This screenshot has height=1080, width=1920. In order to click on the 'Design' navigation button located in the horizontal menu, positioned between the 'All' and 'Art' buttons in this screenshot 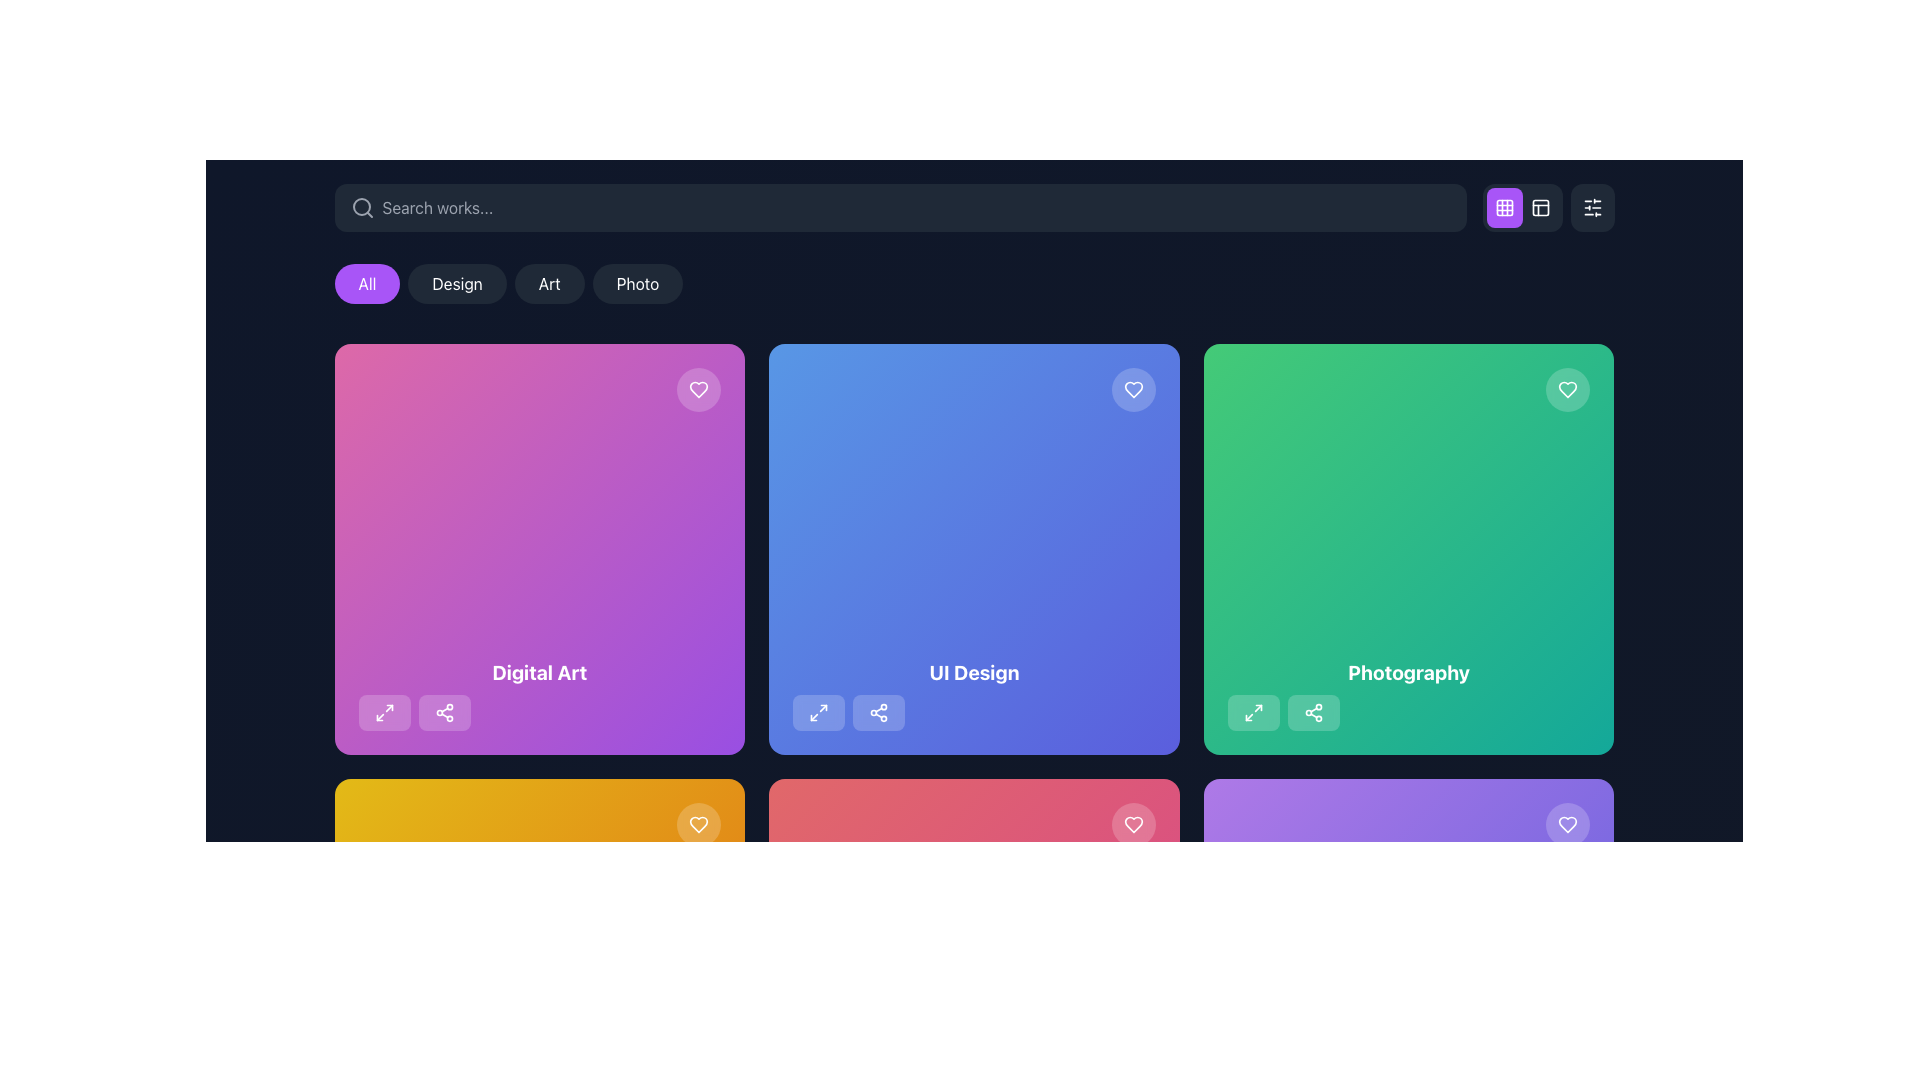, I will do `click(456, 284)`.